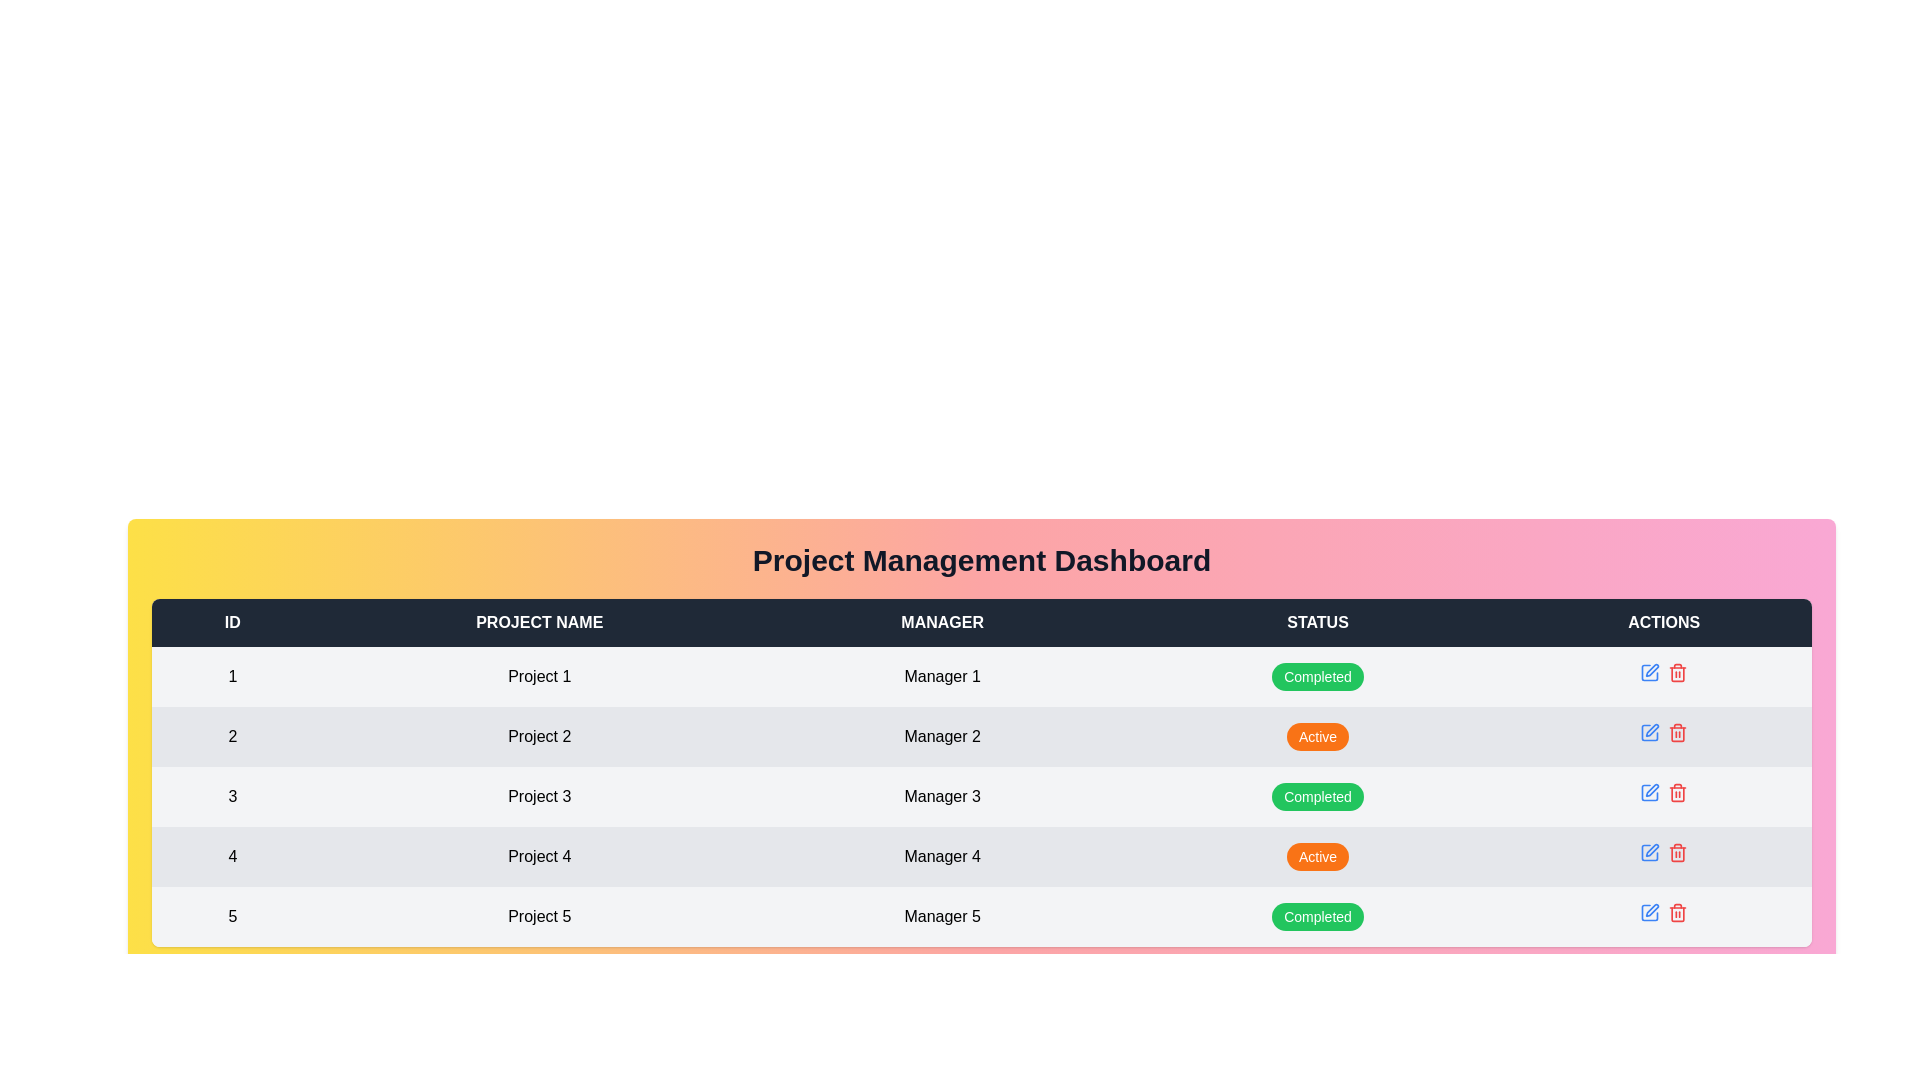 The image size is (1920, 1080). I want to click on the decorative part of the trash bin icon located in the 'Actions' column next to the fifth row of the project list, so click(1678, 734).